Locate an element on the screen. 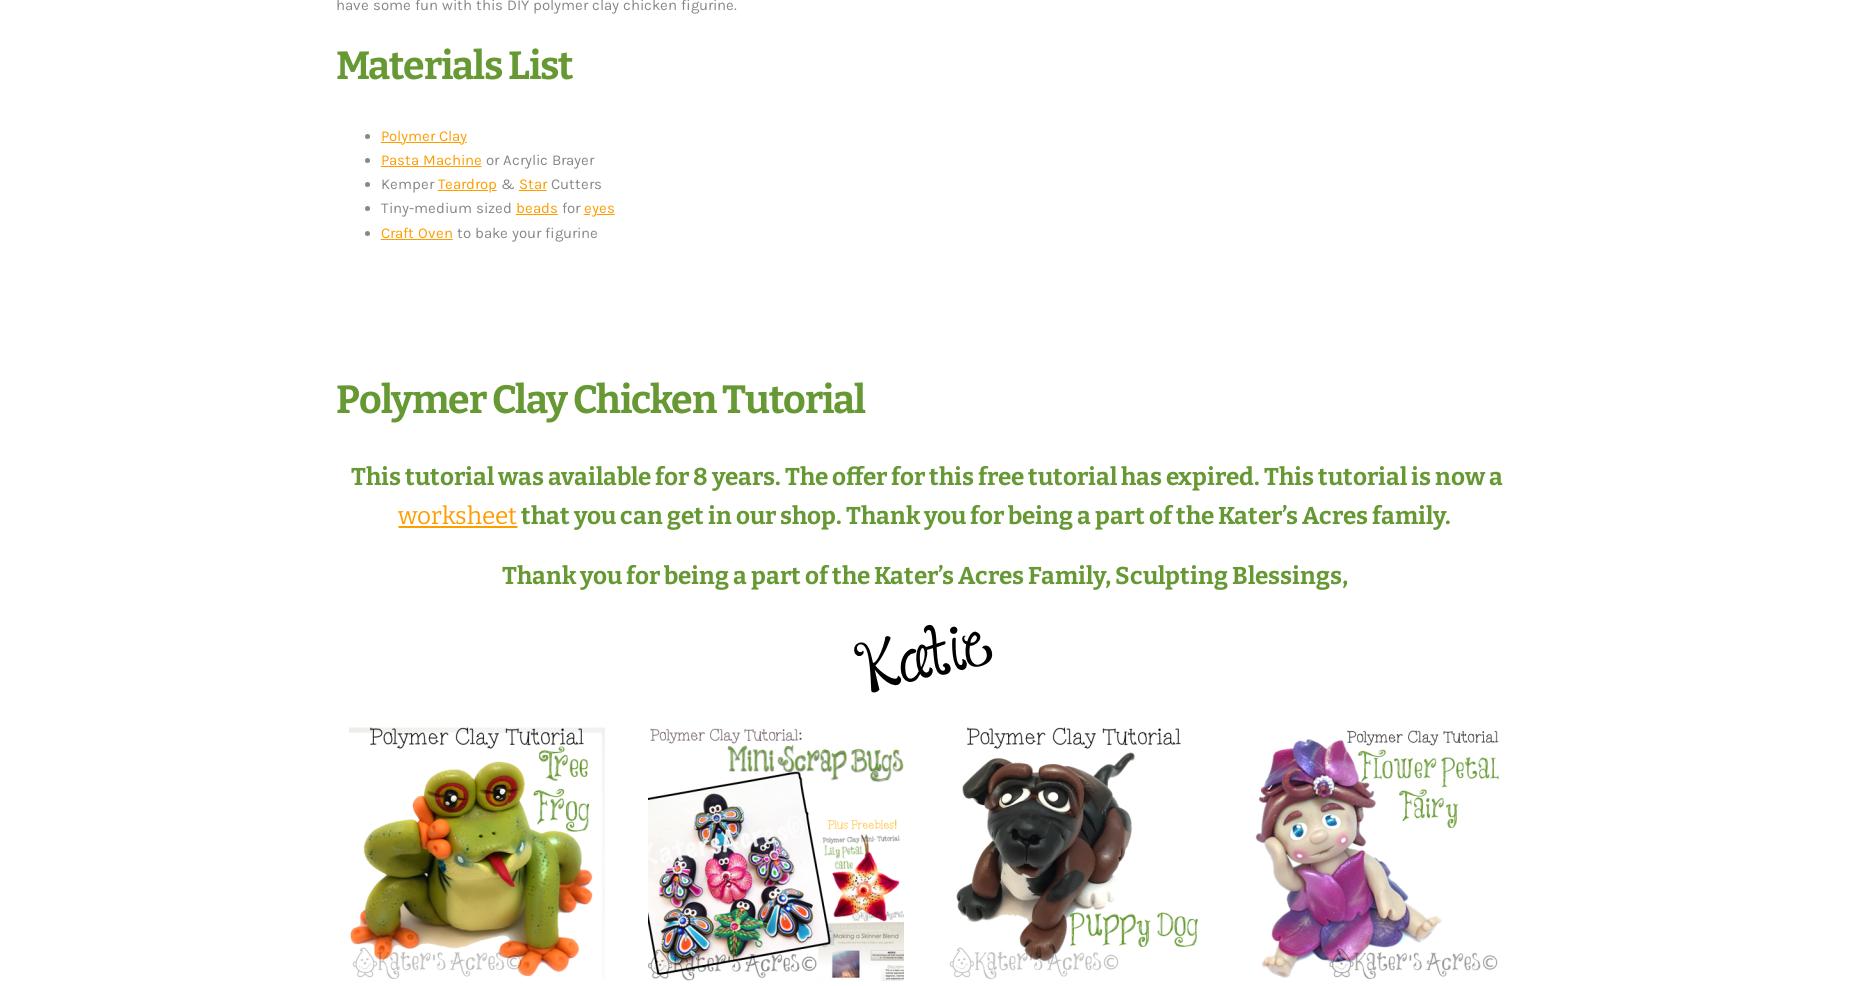 The height and width of the screenshot is (986, 1850). 'Kemper' is located at coordinates (407, 182).